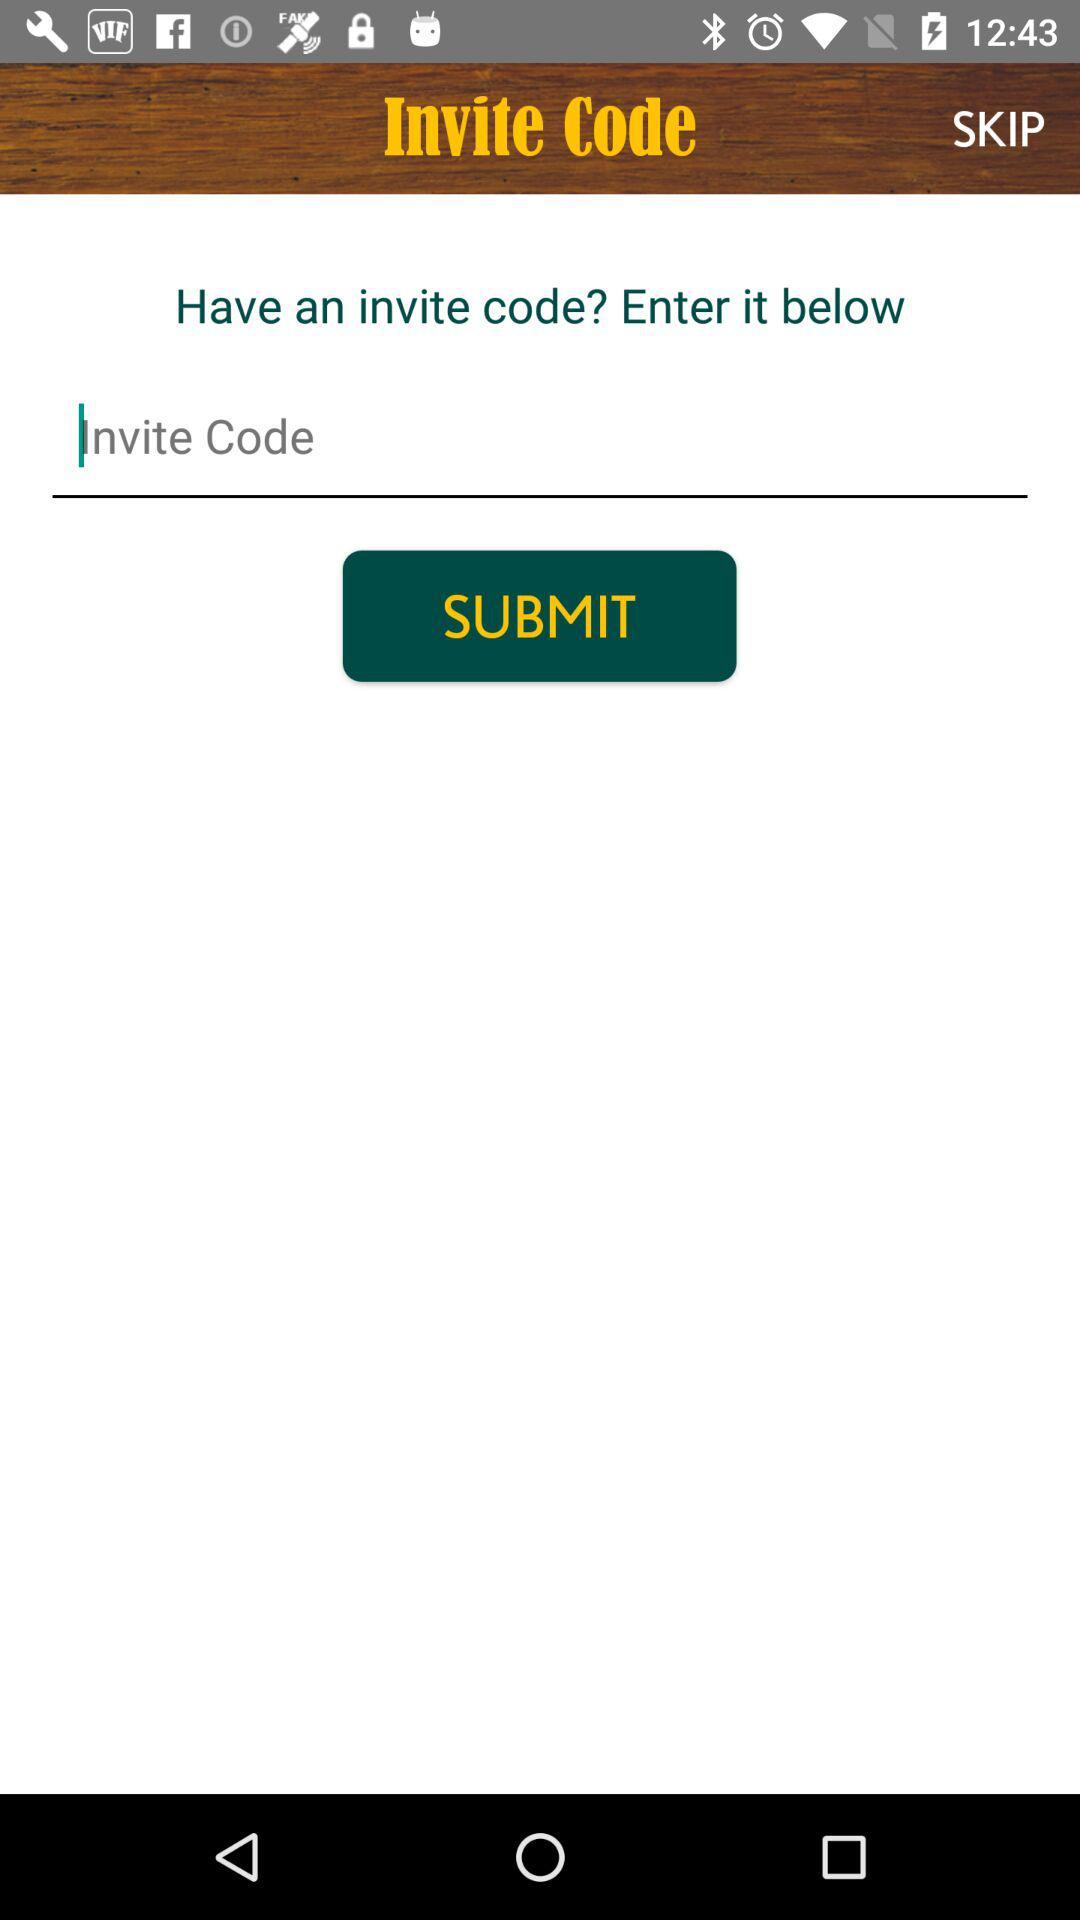 The width and height of the screenshot is (1080, 1920). What do you see at coordinates (998, 127) in the screenshot?
I see `the skip item` at bounding box center [998, 127].